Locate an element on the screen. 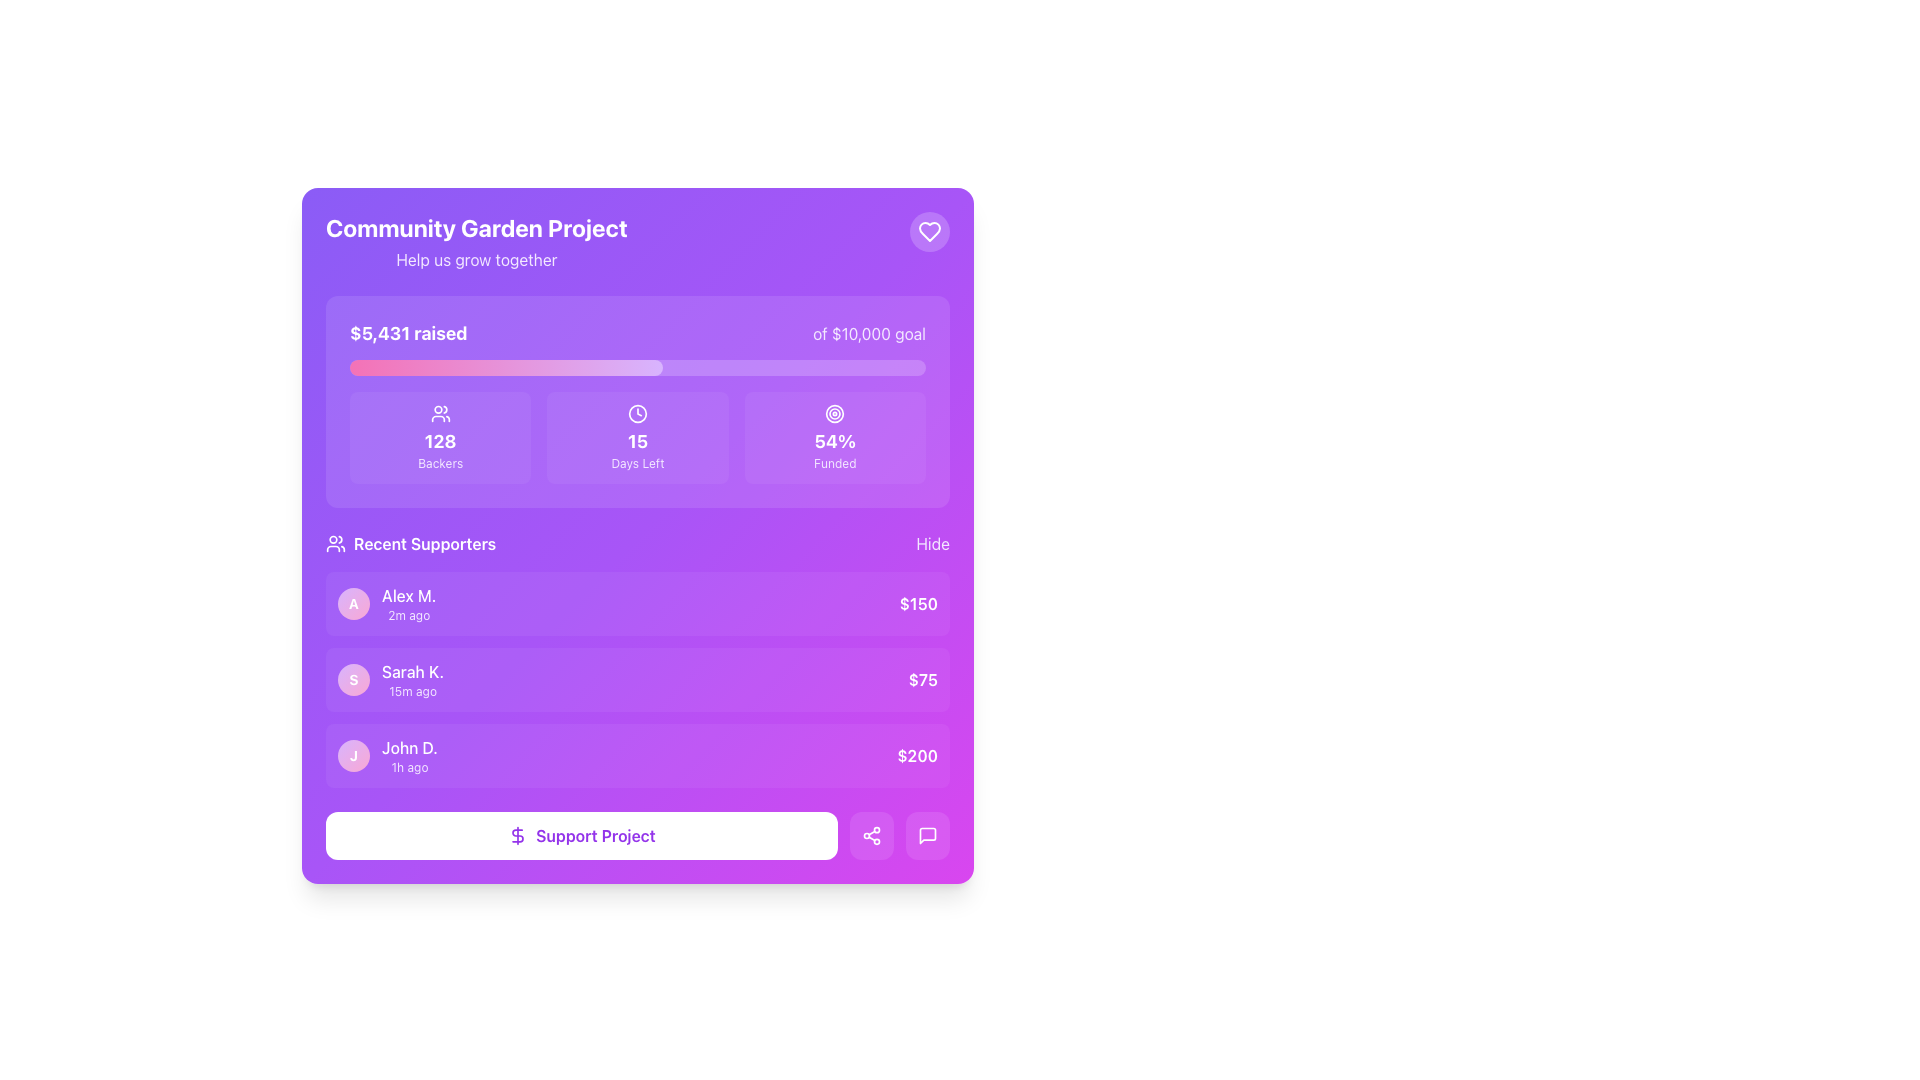 The height and width of the screenshot is (1080, 1920). the Text label that serves as a title for the 'Recent Supporters' section in the 'Community Garden Project' interface is located at coordinates (410, 543).